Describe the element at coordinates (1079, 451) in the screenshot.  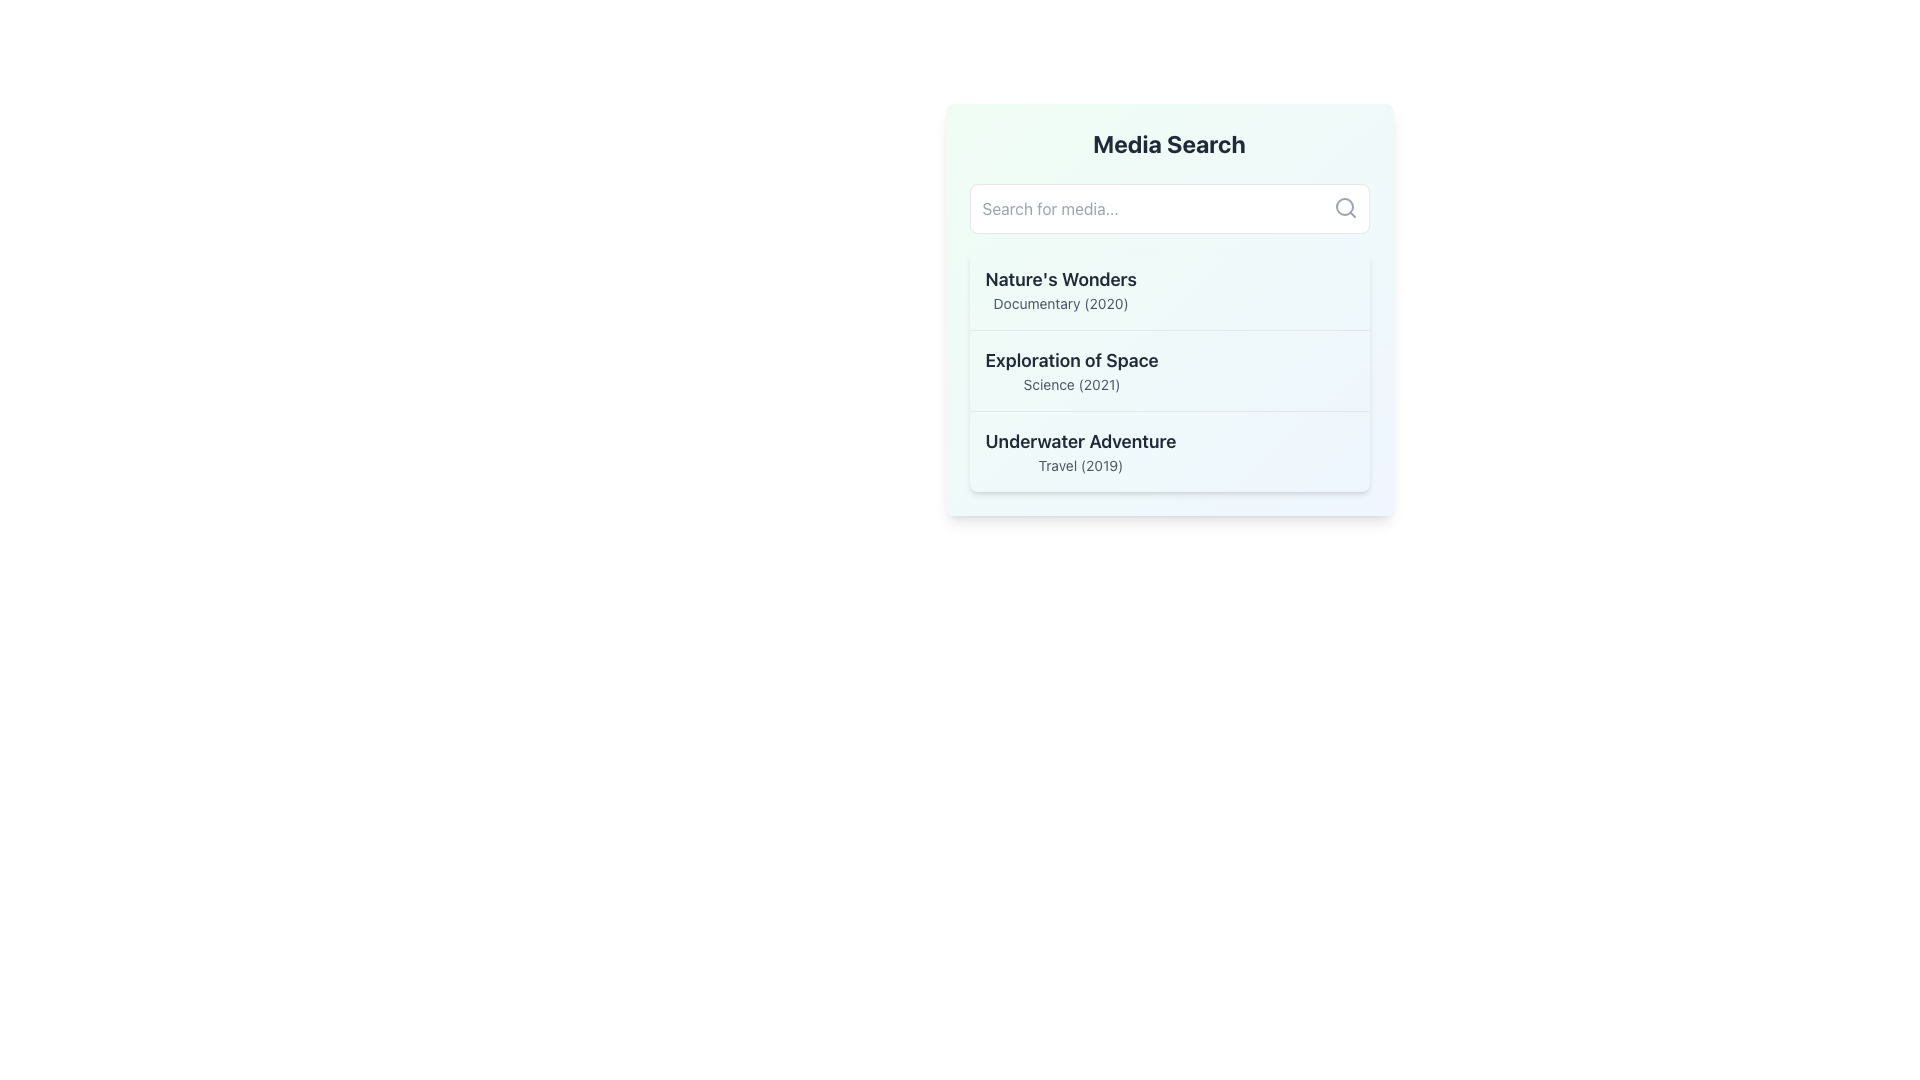
I see `the list item titled 'Underwater Adventure'` at that location.